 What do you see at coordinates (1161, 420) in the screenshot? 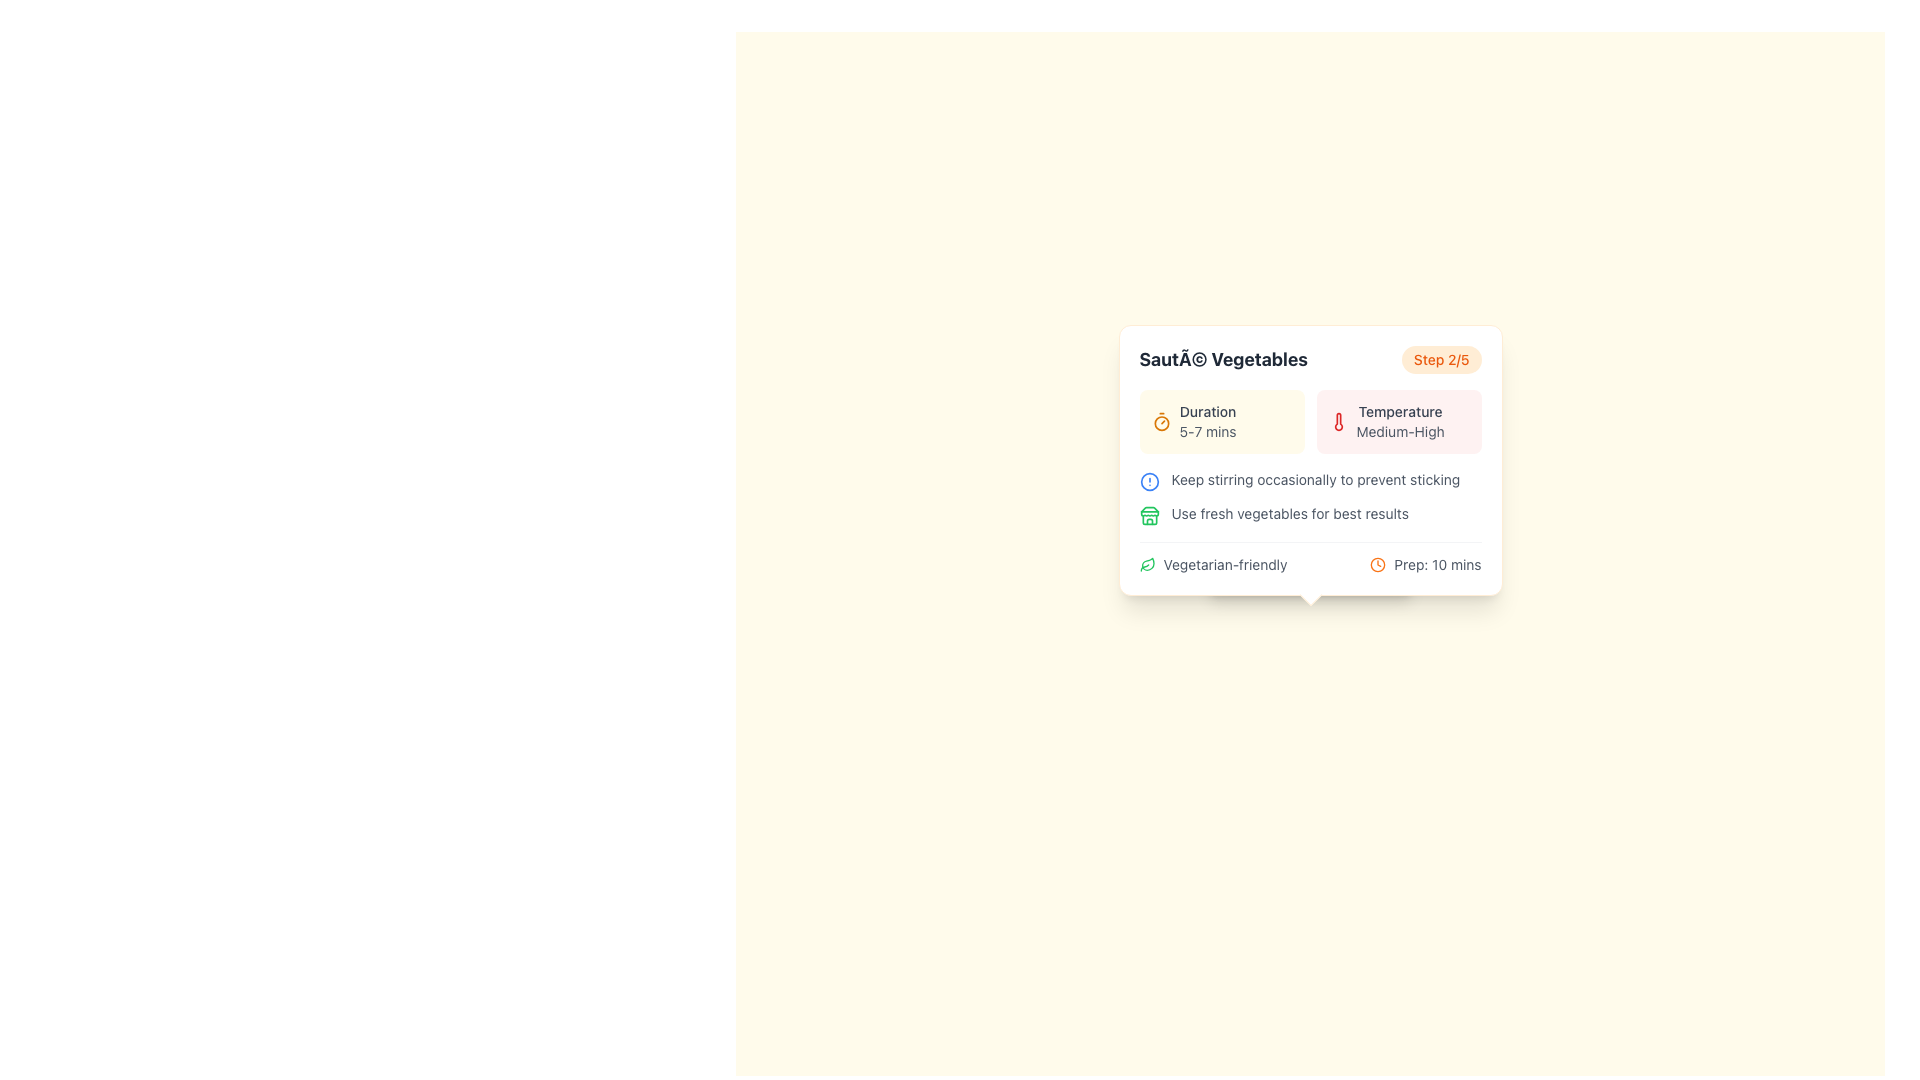
I see `the orange circular timer icon located to the left of the text 'Duration: 5-7 mins' in the upper-left section of the card layout` at bounding box center [1161, 420].